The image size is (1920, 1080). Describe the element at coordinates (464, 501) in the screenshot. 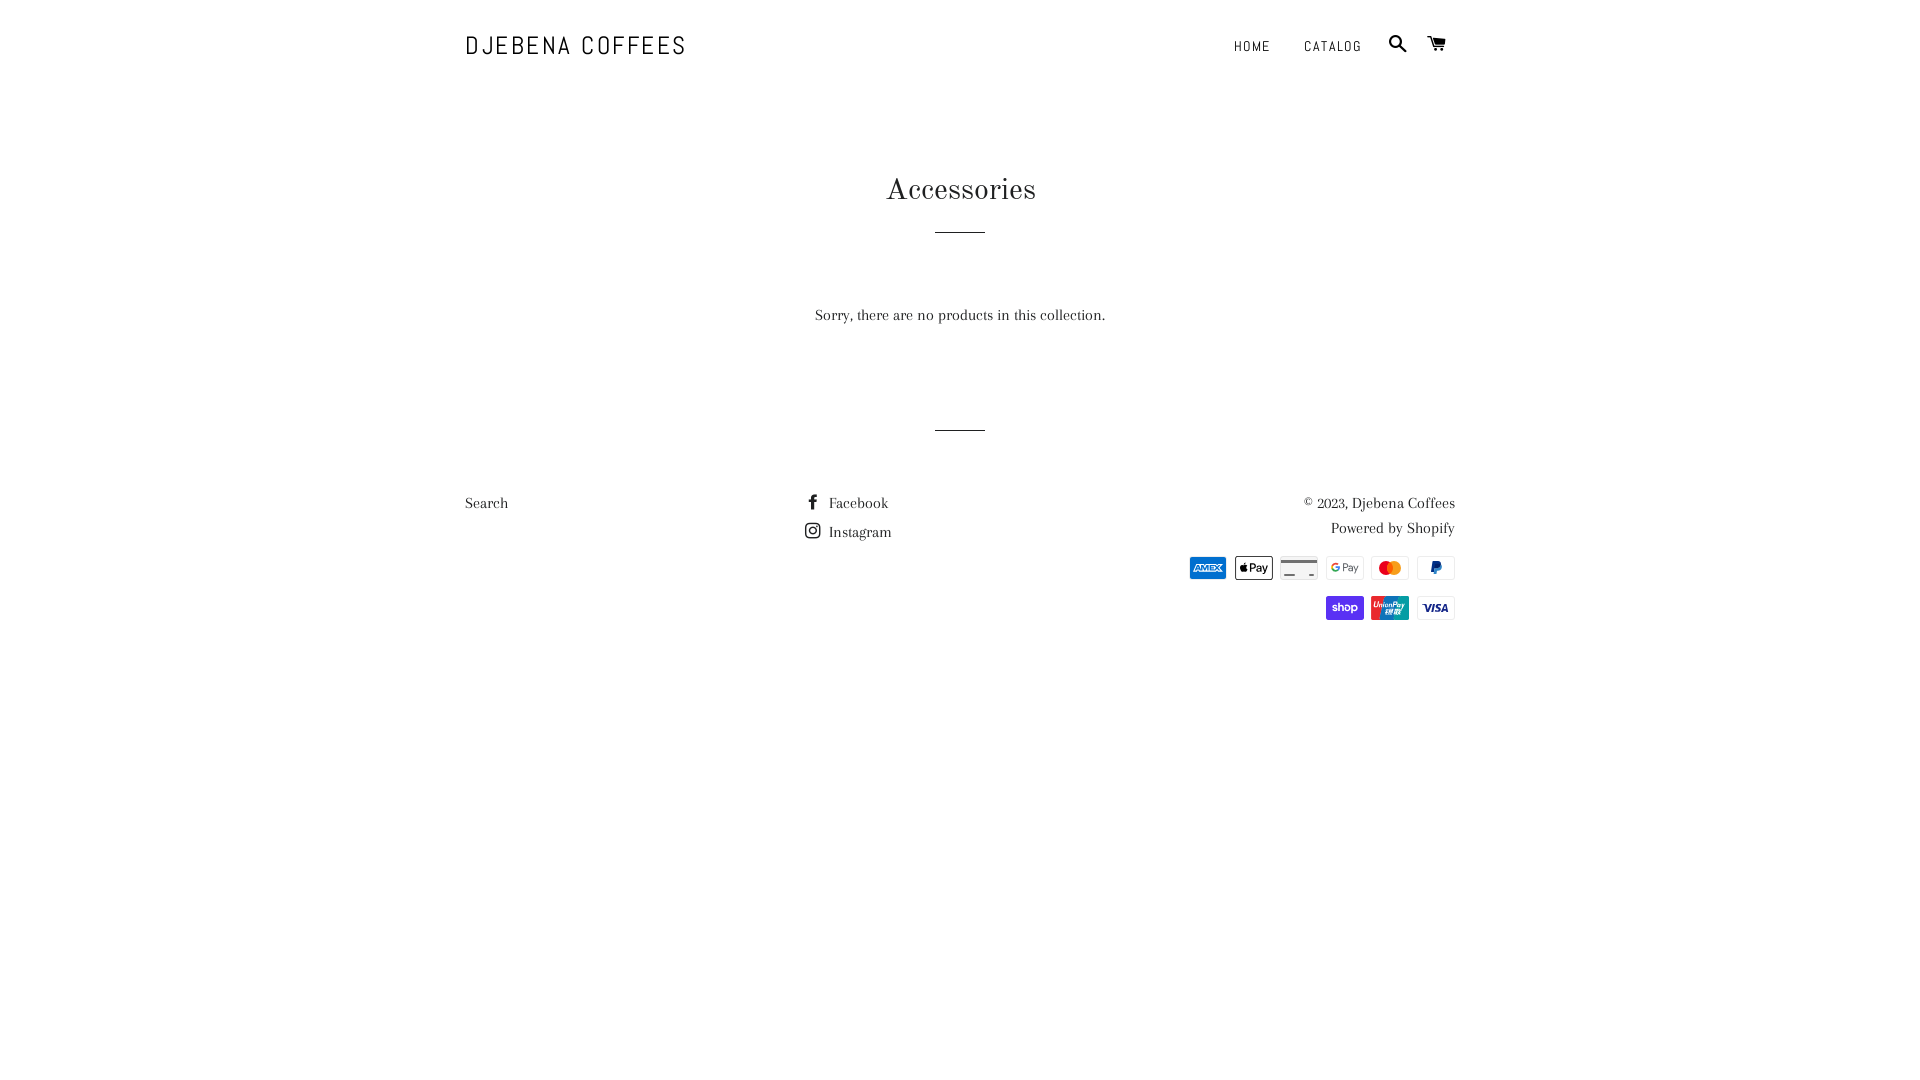

I see `'Search'` at that location.